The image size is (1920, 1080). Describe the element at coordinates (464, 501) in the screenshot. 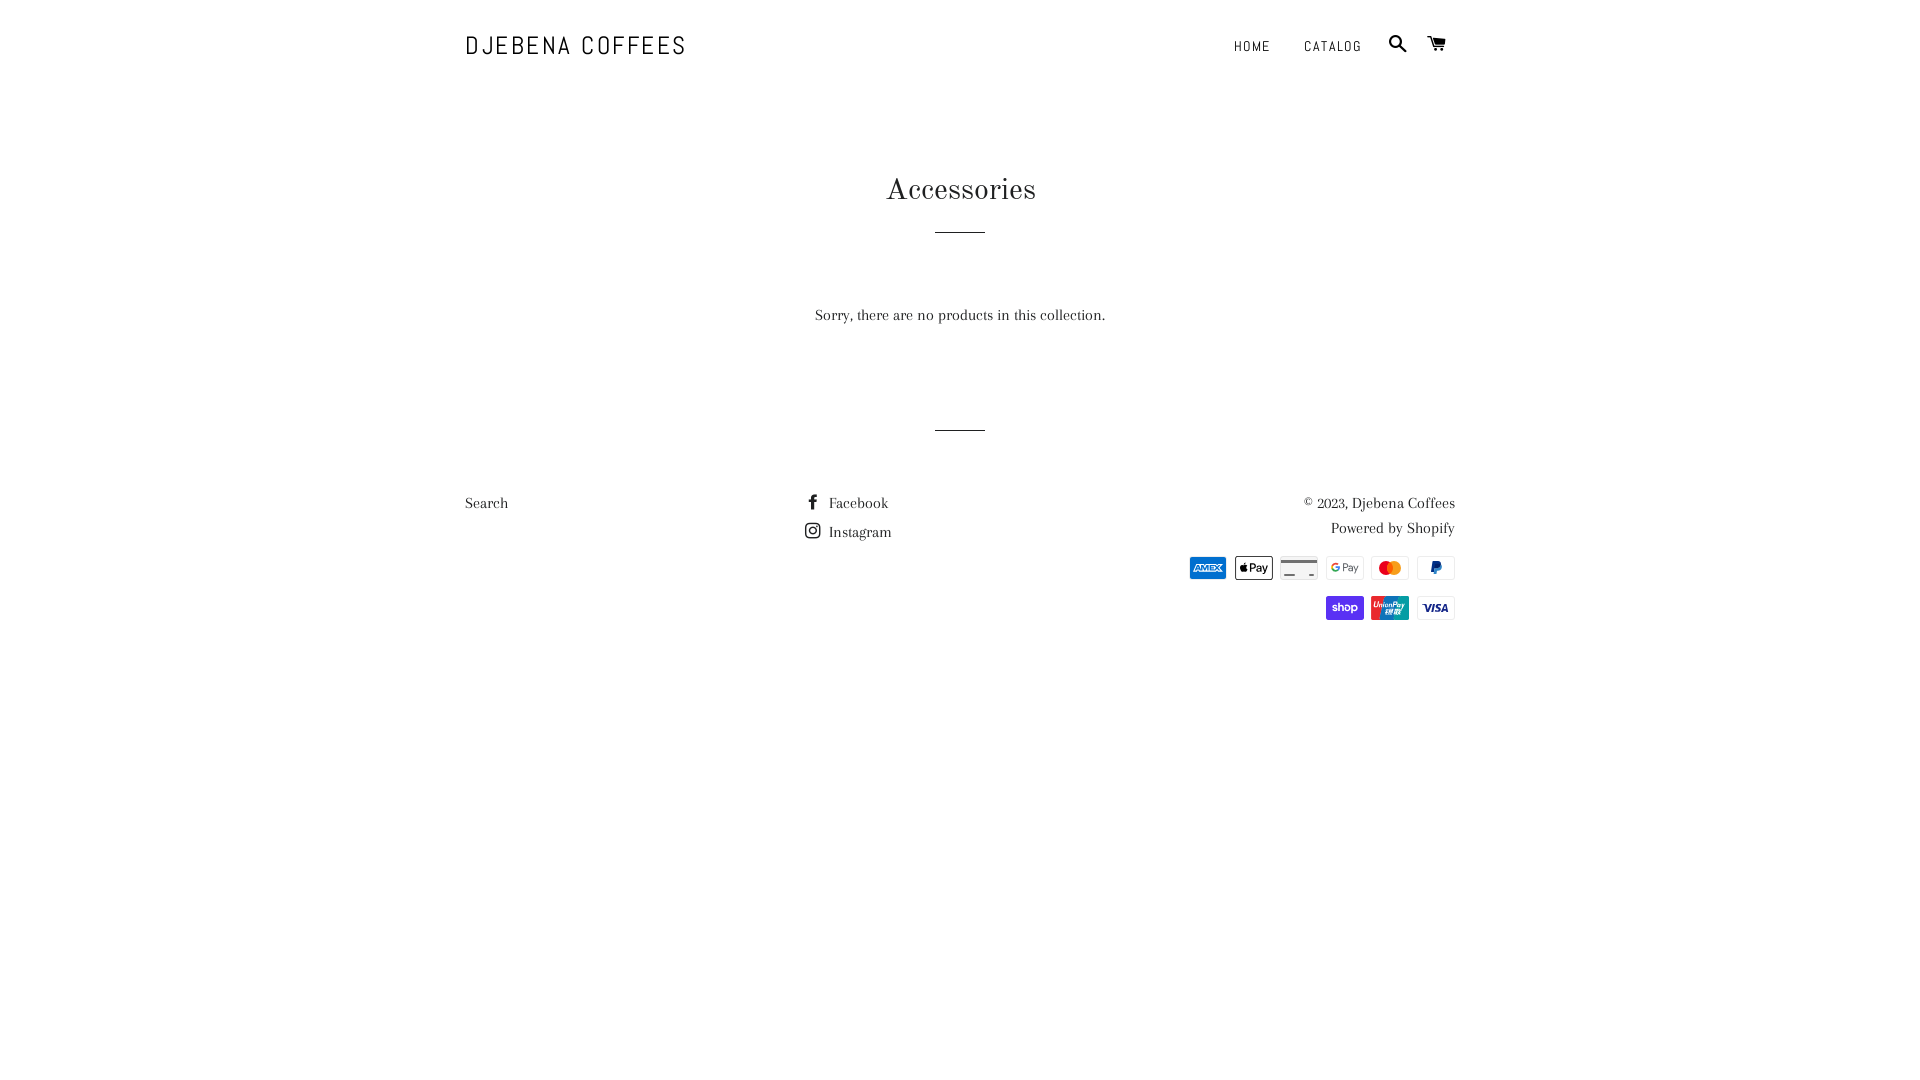

I see `'Search'` at that location.